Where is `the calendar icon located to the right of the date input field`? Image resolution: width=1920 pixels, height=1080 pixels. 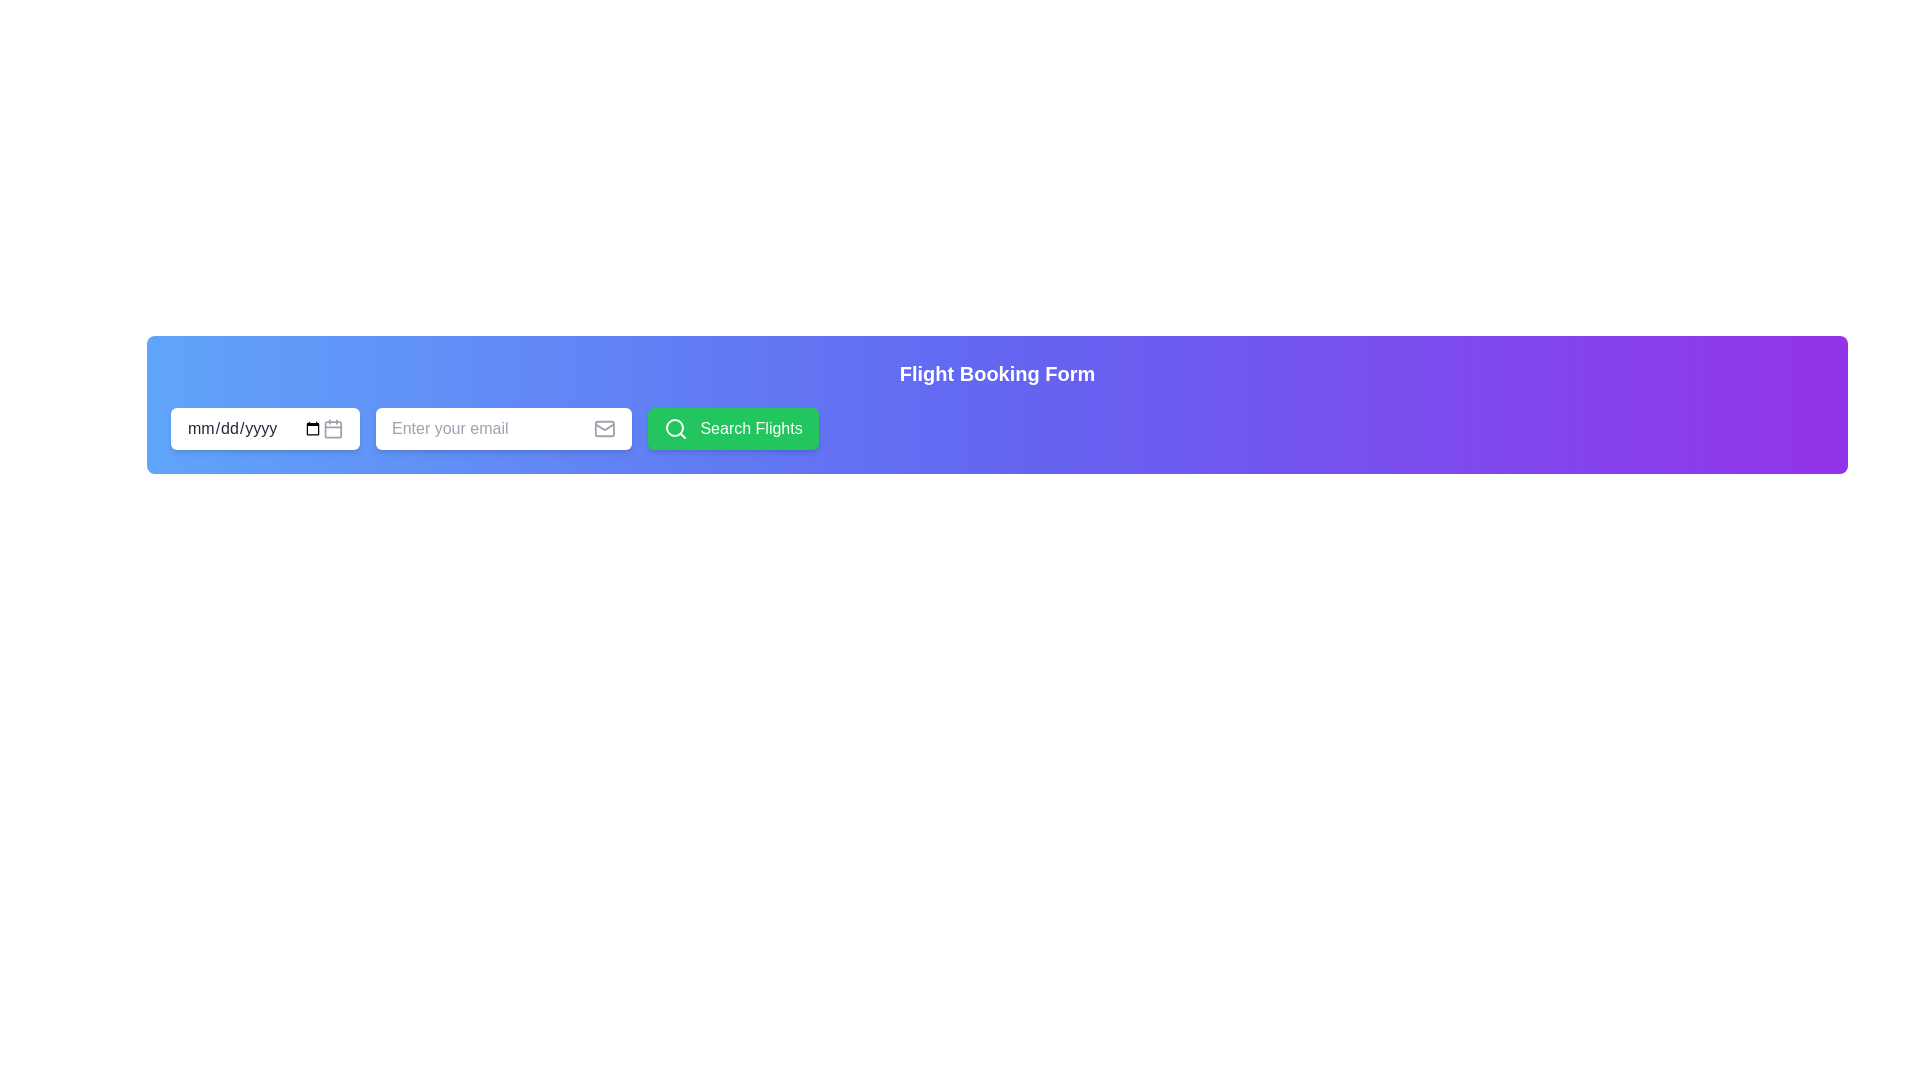 the calendar icon located to the right of the date input field is located at coordinates (333, 427).